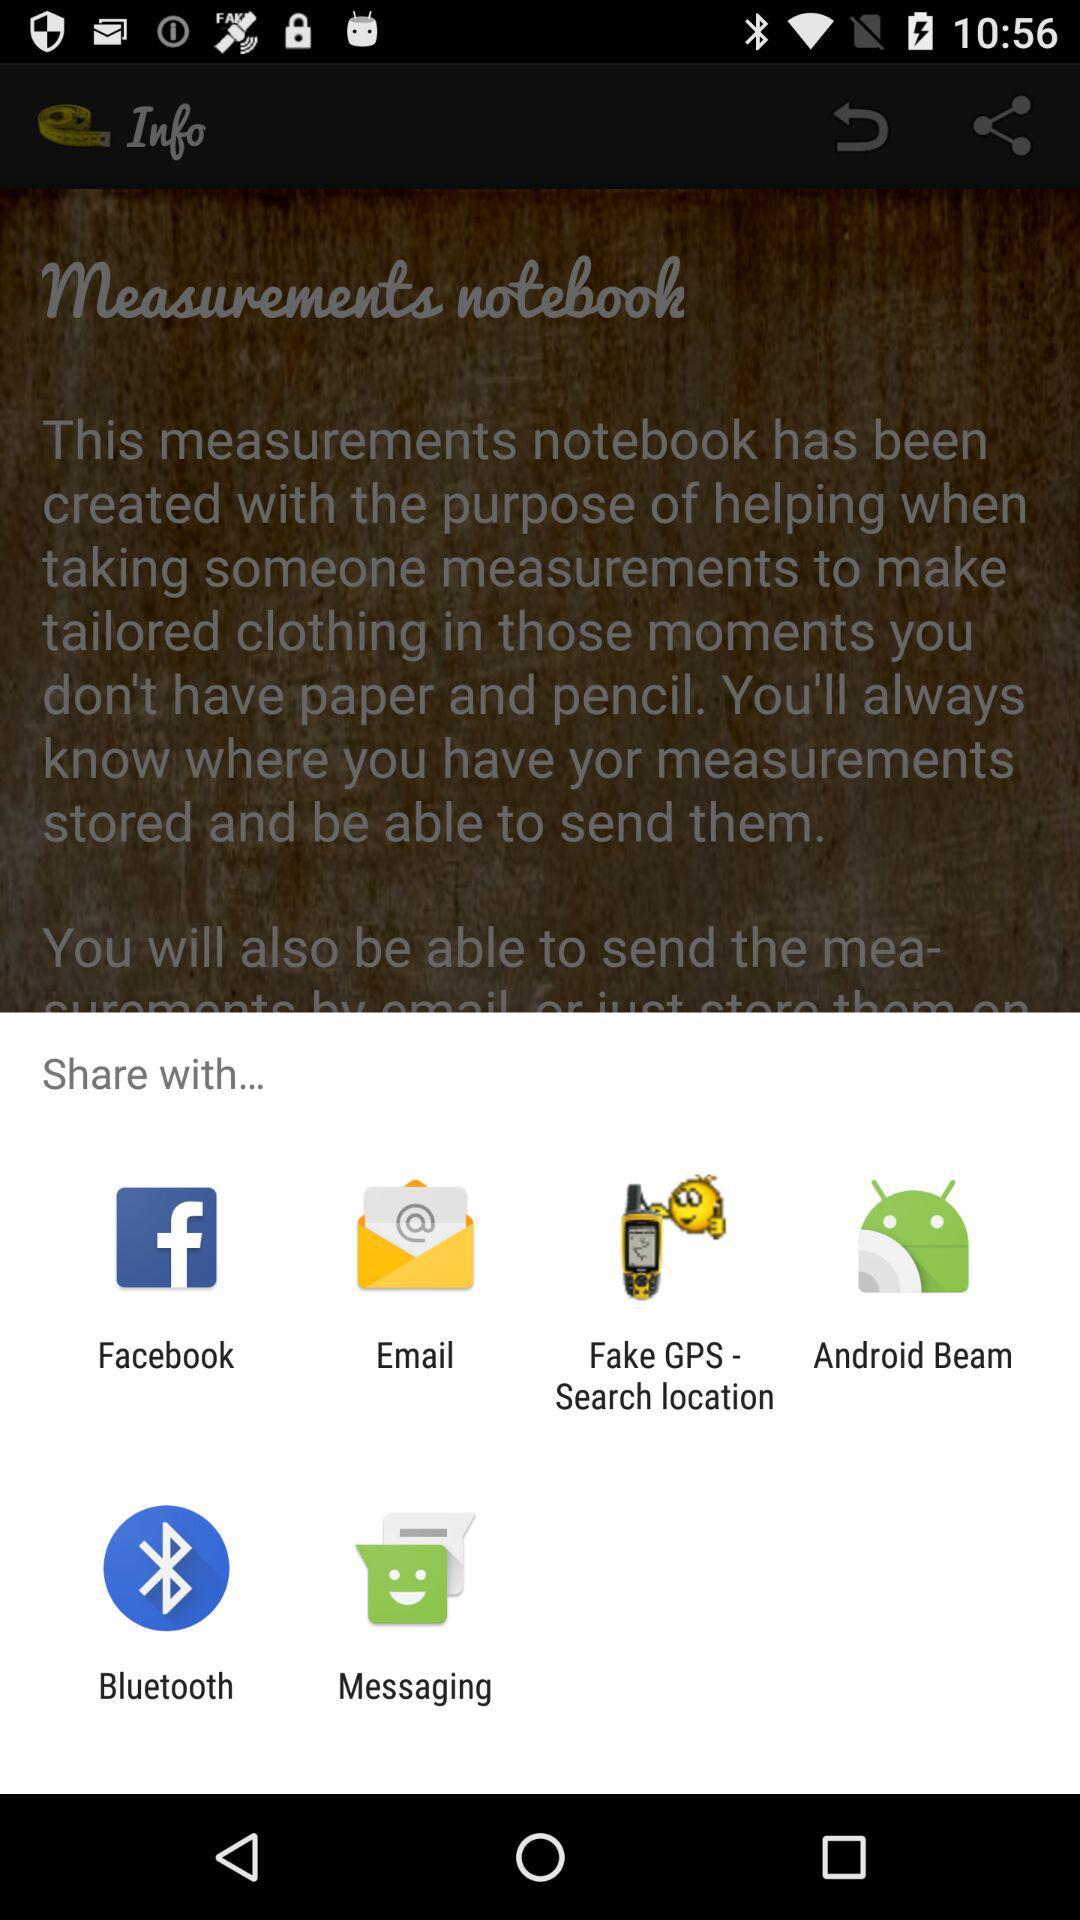  What do you see at coordinates (664, 1374) in the screenshot?
I see `the item next to the email item` at bounding box center [664, 1374].